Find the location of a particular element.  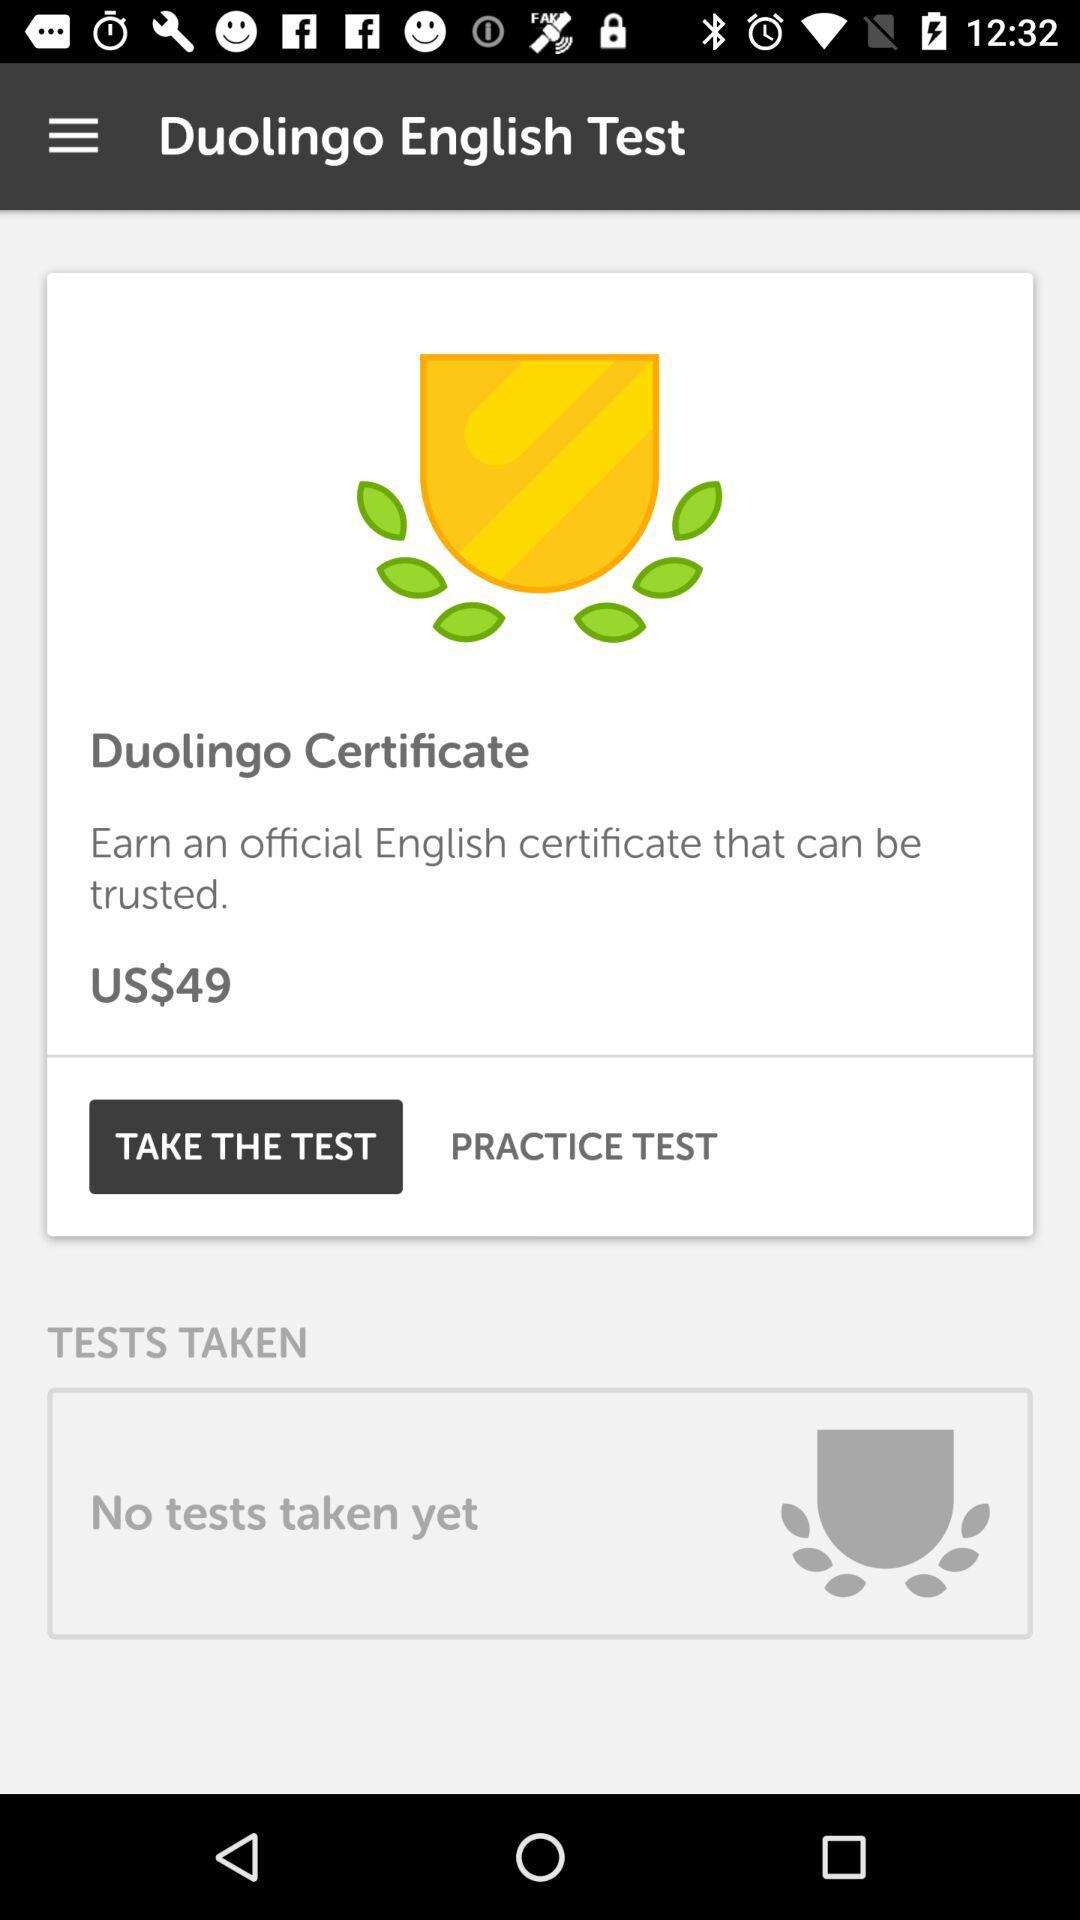

icon next to the practice test item is located at coordinates (245, 1146).